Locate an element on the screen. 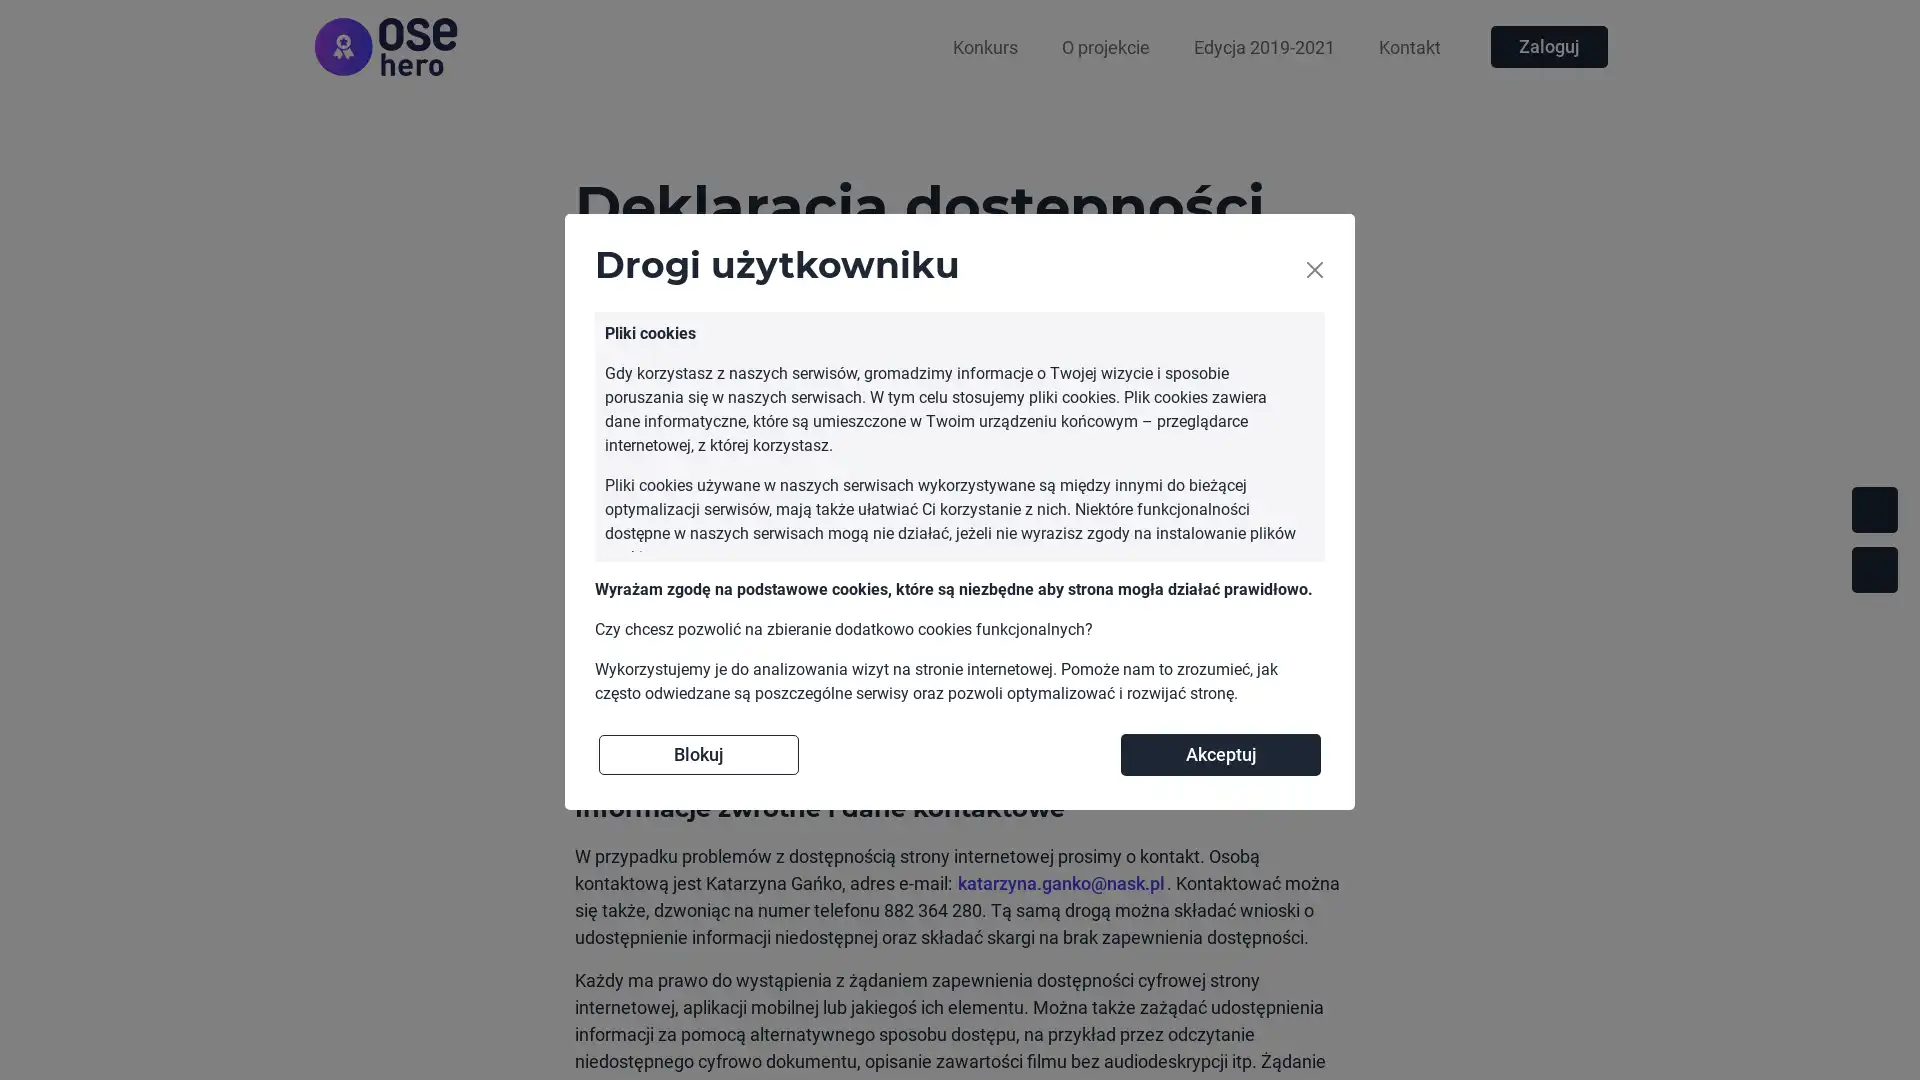  Blokuj is located at coordinates (699, 753).